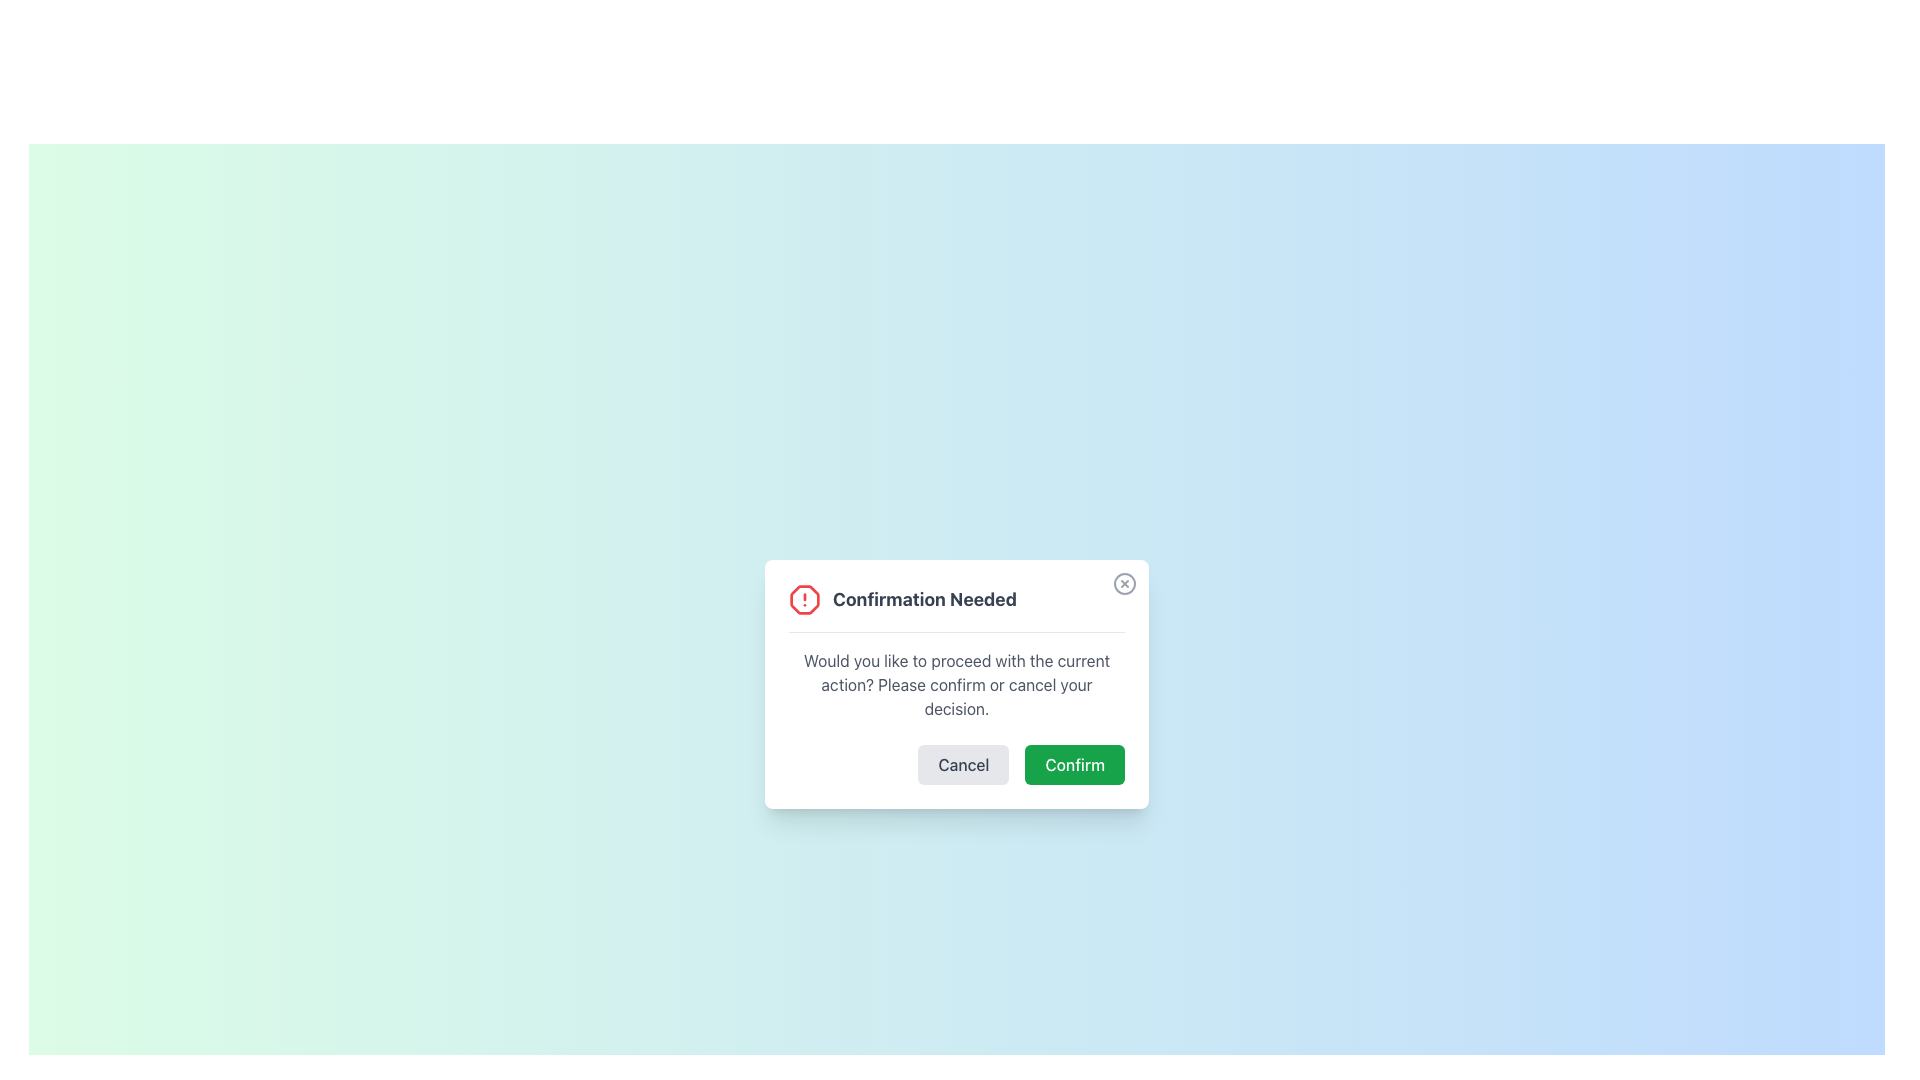 This screenshot has width=1920, height=1080. What do you see at coordinates (805, 597) in the screenshot?
I see `the warning icon that indicates an alert related to the current dialog box, positioned to the left of the 'Confirmation Needed' text` at bounding box center [805, 597].